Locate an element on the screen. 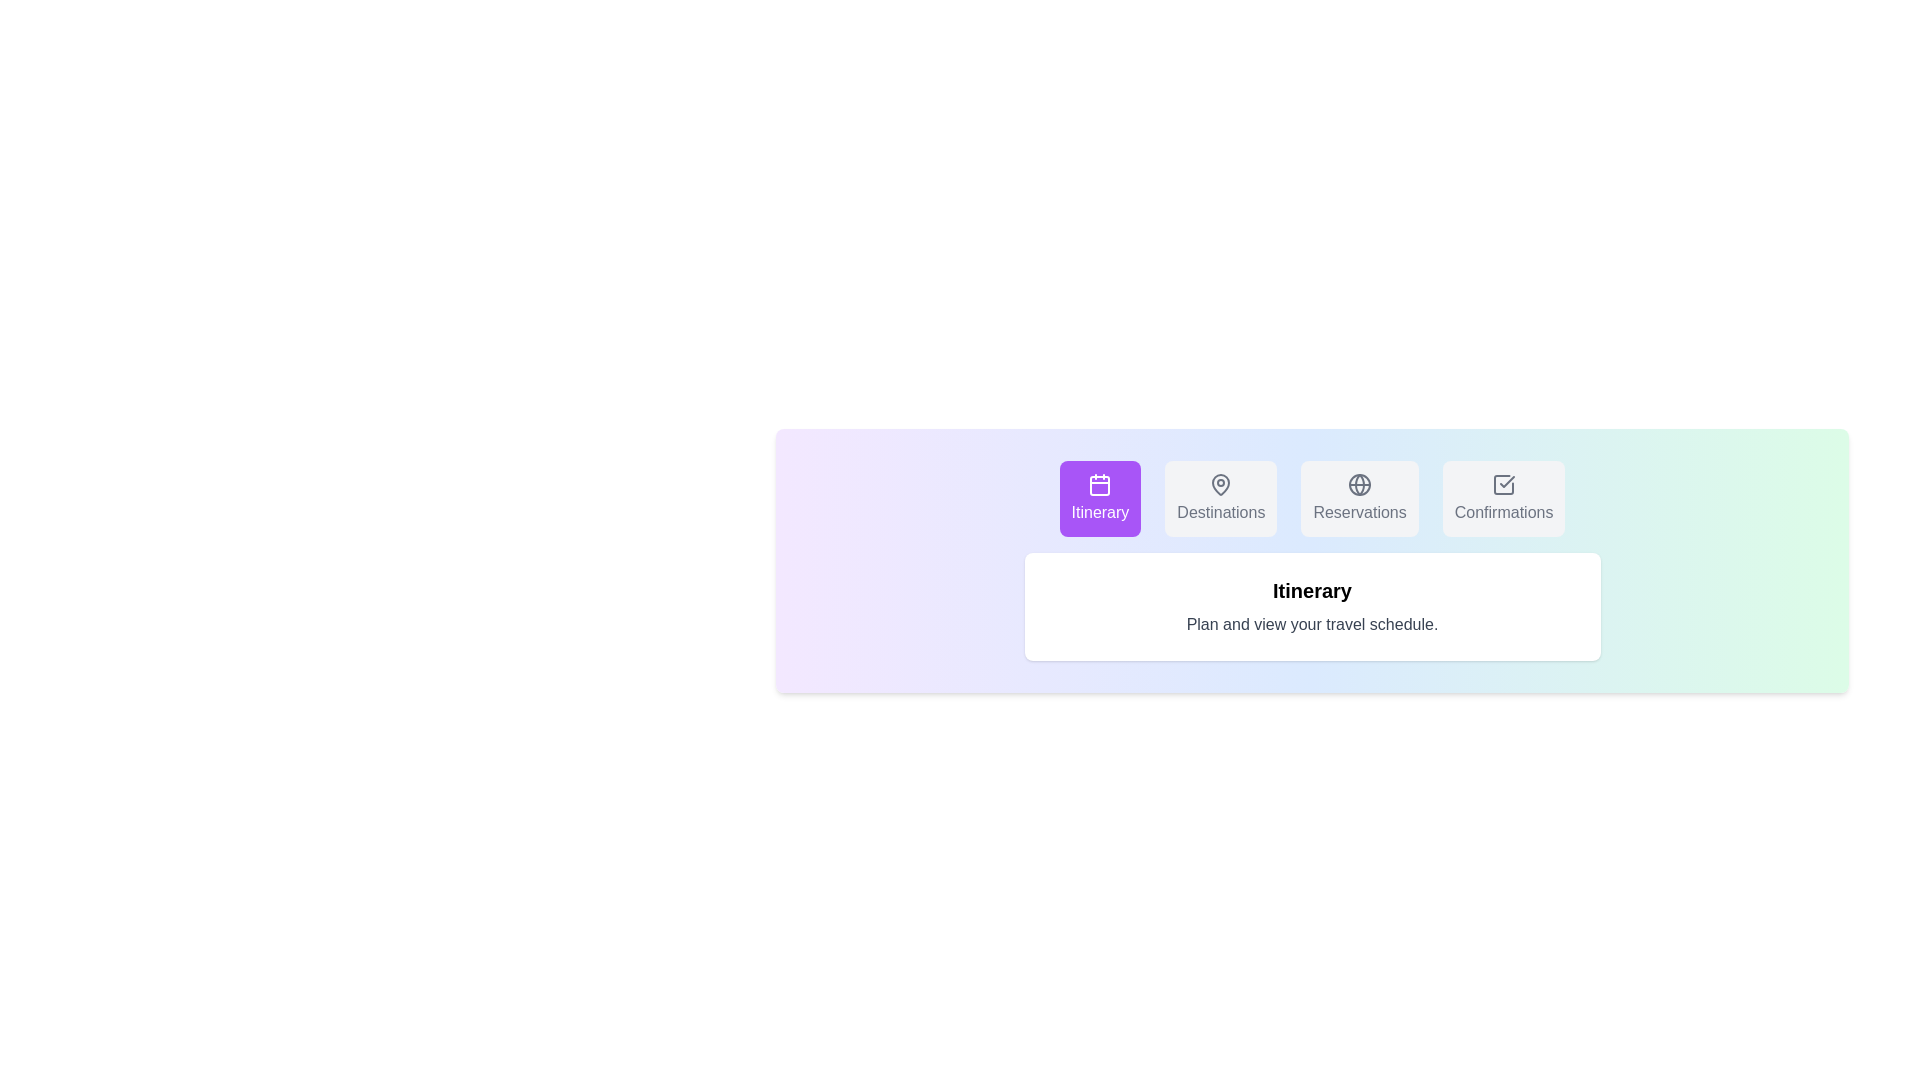  the tab labeled Destinations to observe its hover effect is located at coordinates (1219, 497).